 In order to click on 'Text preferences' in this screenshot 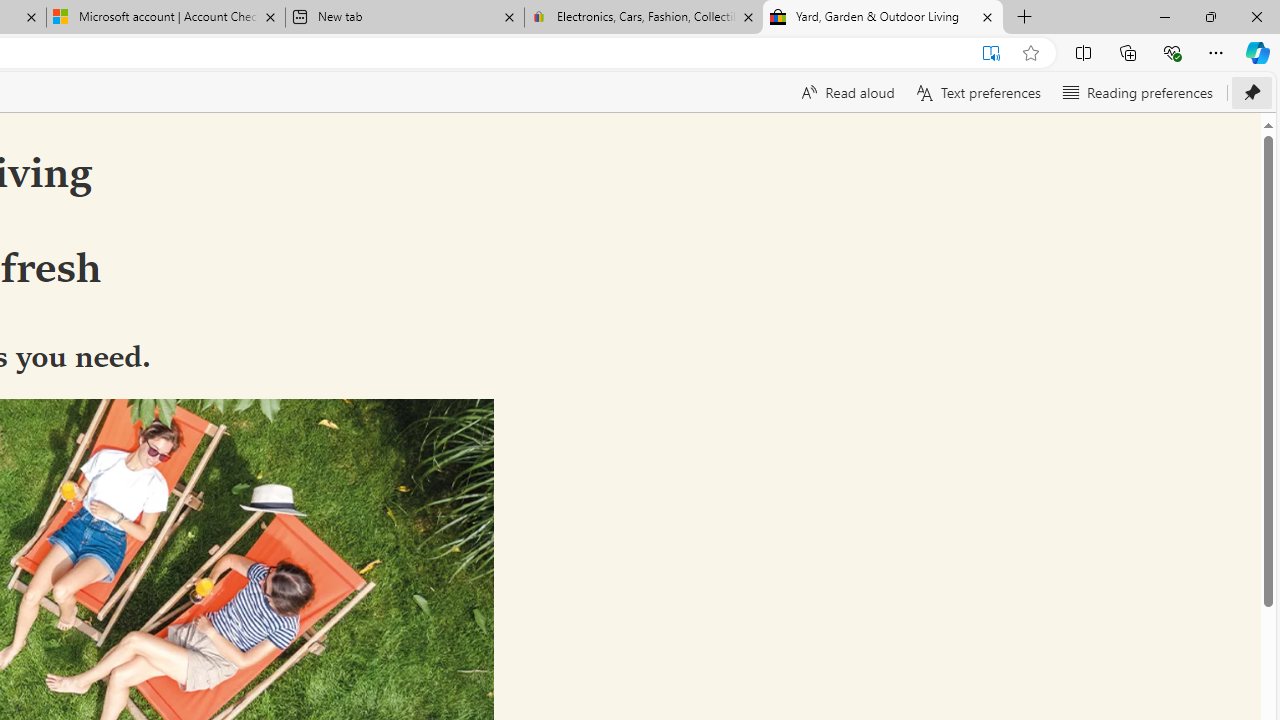, I will do `click(977, 92)`.